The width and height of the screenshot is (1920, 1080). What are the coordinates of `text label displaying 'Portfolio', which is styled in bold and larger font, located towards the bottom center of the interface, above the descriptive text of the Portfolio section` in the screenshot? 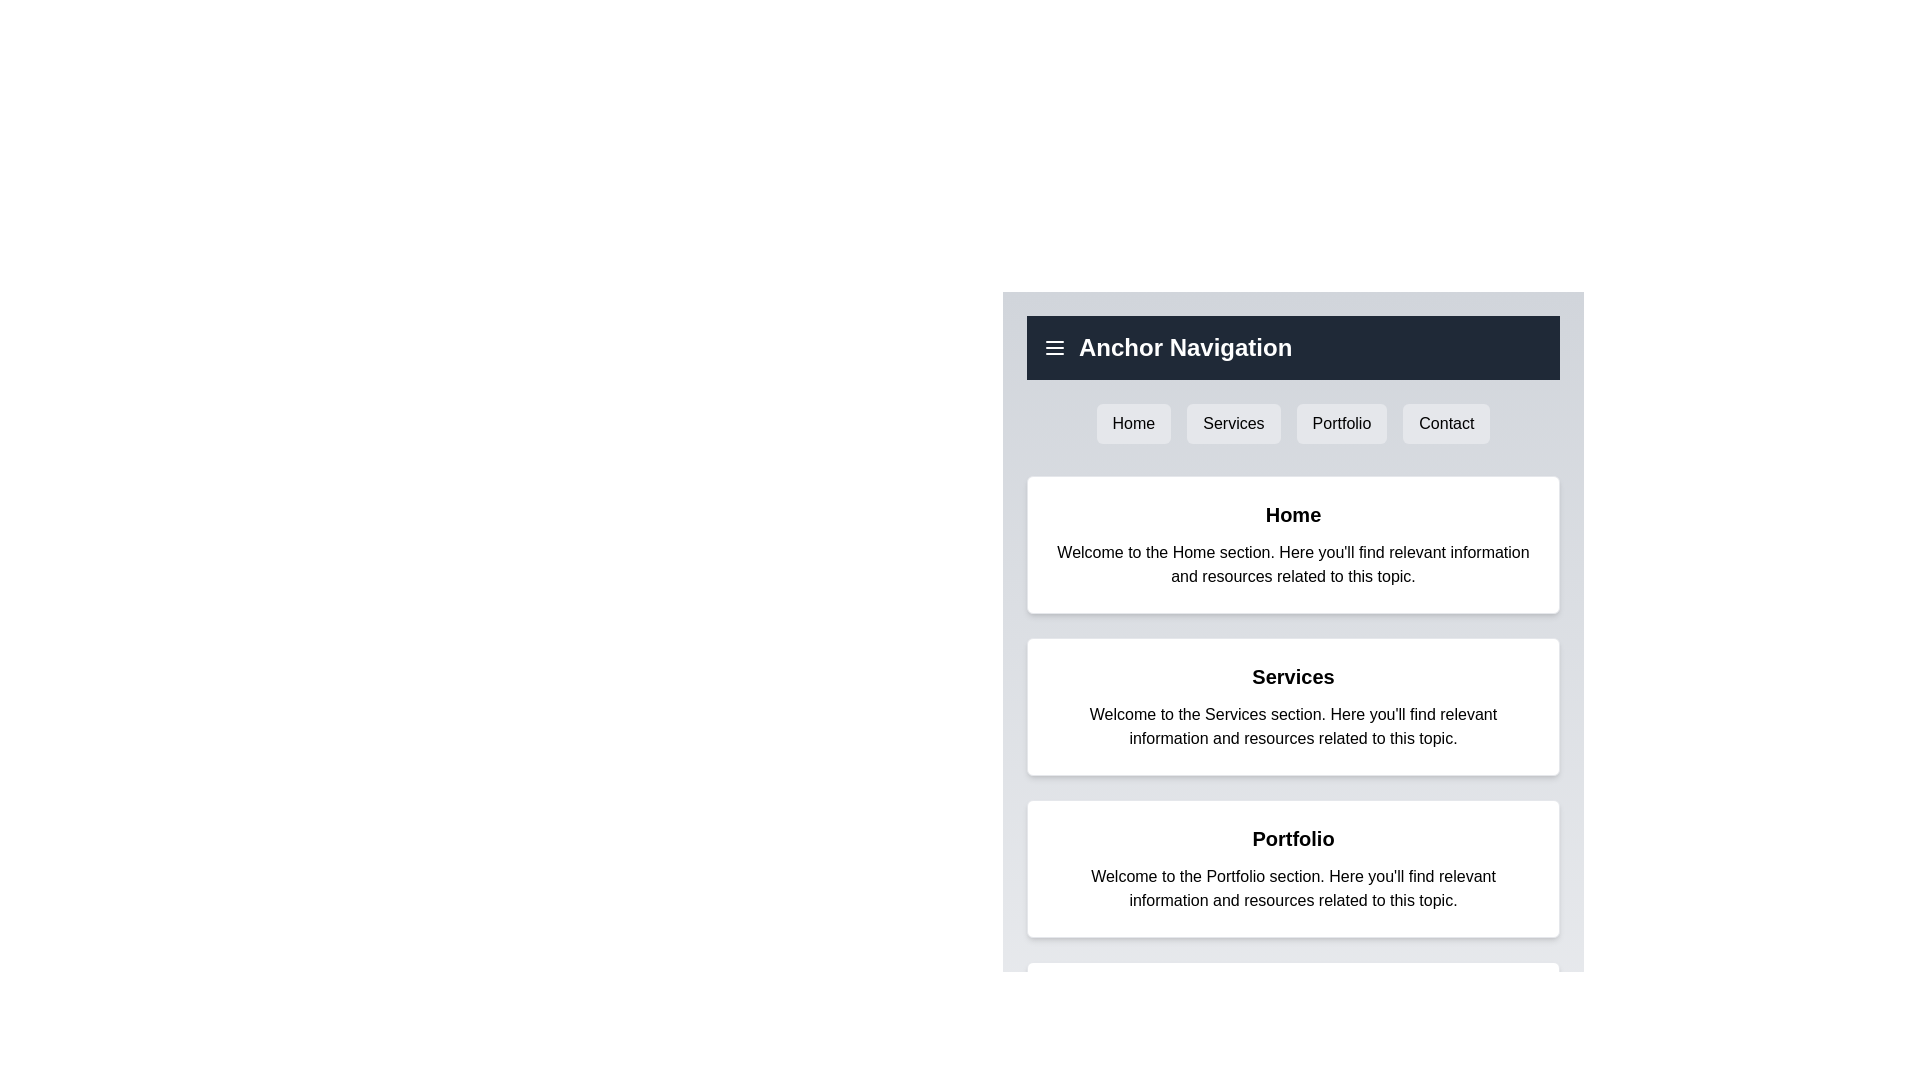 It's located at (1293, 839).